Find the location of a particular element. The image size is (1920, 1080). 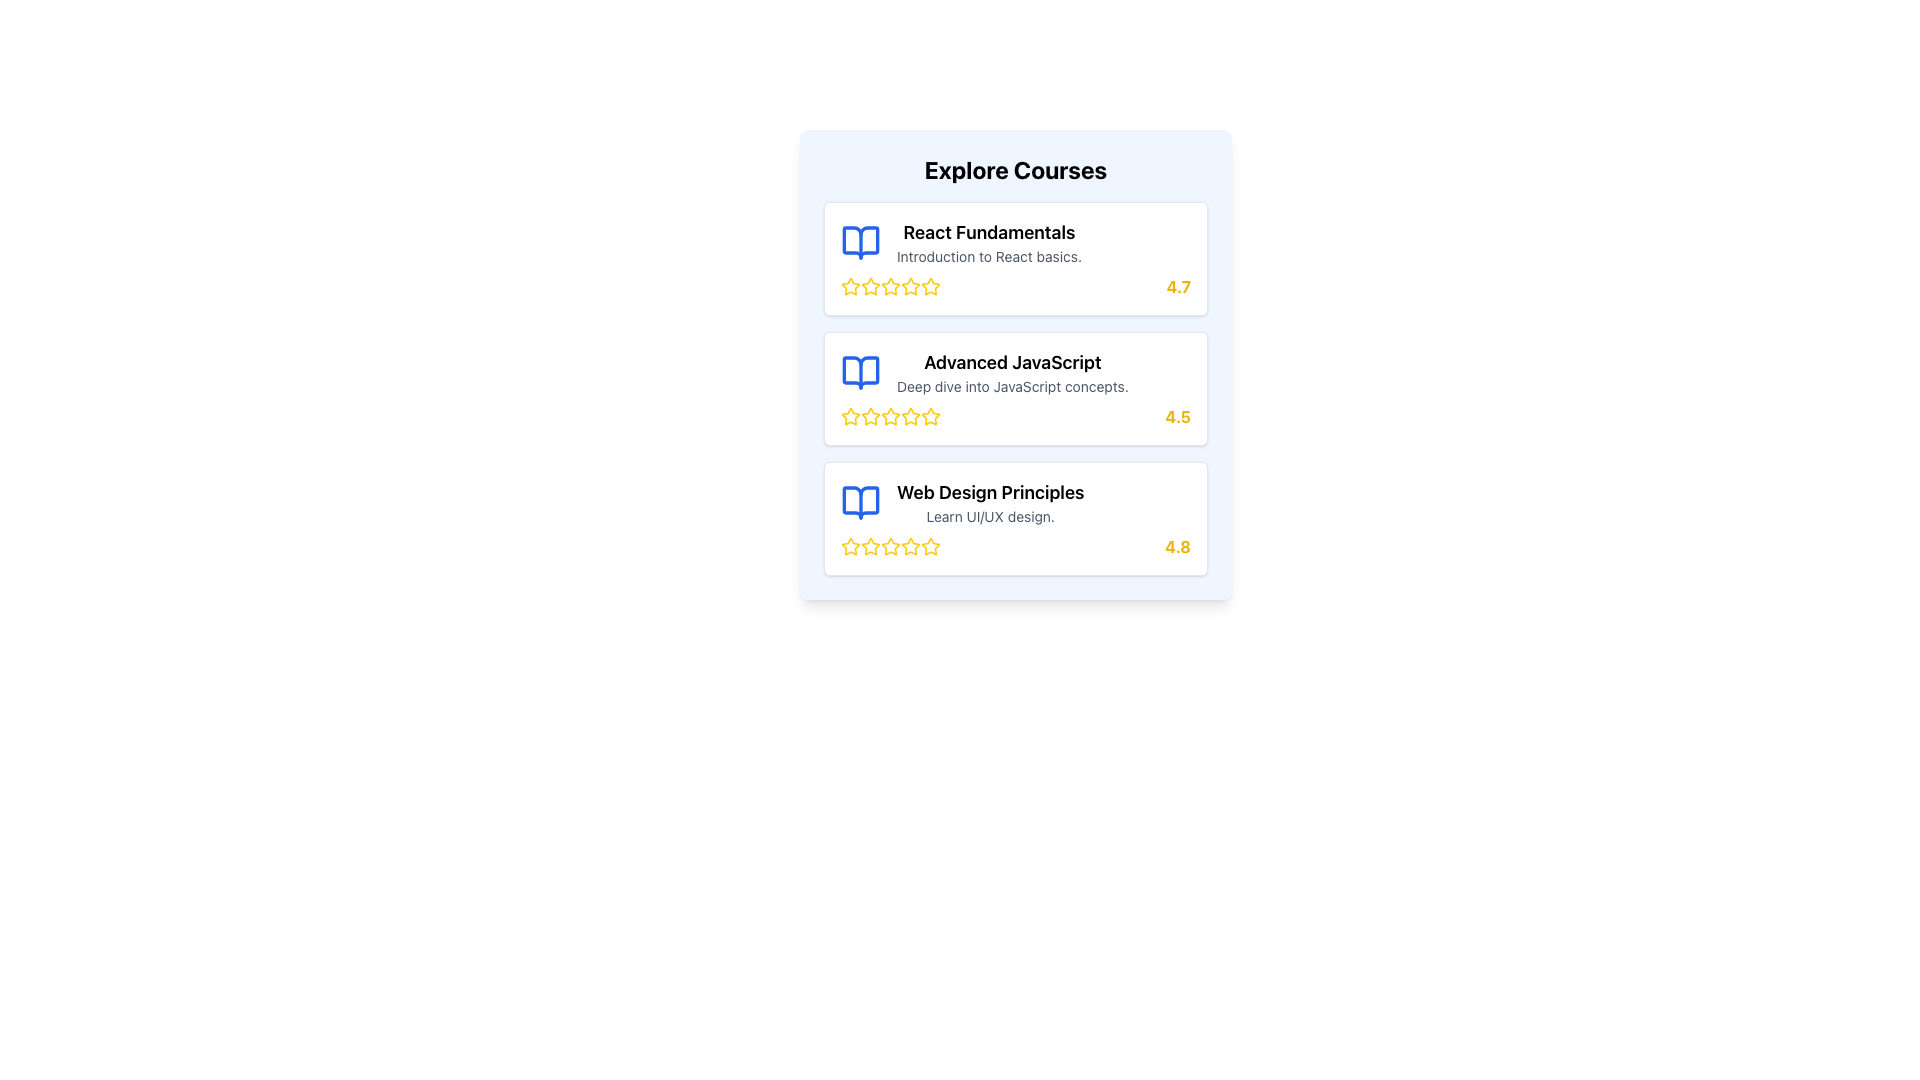

the second star icon in the five-star rating system for the course 'React Fundamentals' to interact with it is located at coordinates (909, 285).